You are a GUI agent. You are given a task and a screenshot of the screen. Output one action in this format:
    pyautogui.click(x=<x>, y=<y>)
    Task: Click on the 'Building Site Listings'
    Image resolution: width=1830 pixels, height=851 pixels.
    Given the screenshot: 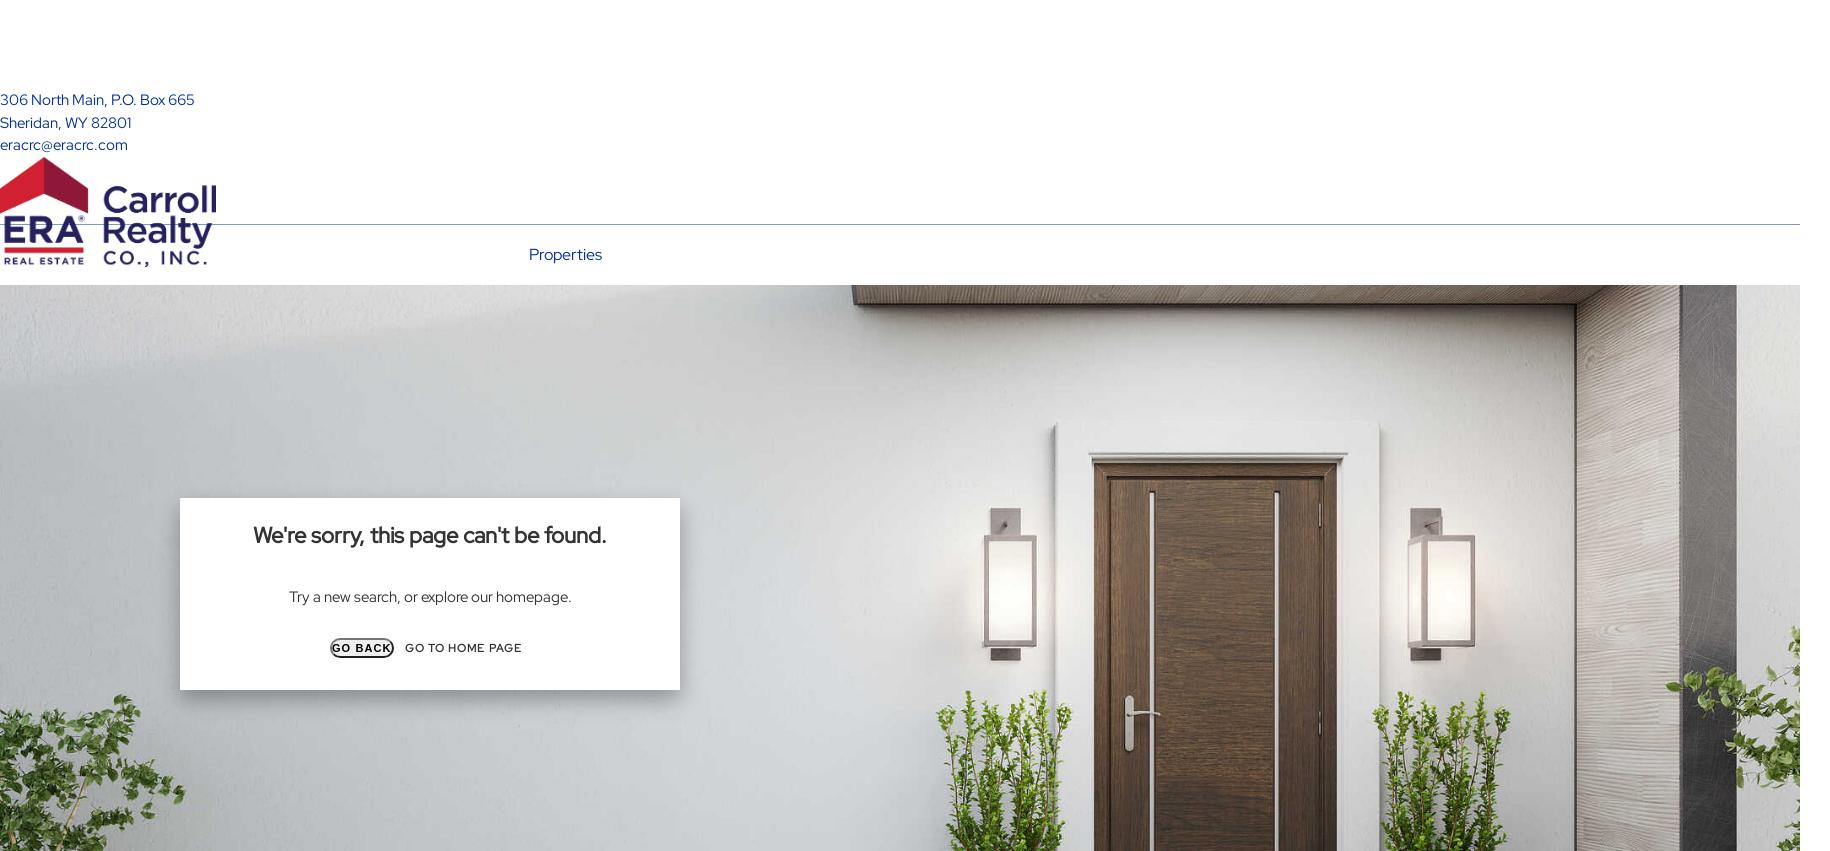 What is the action you would take?
    pyautogui.click(x=561, y=334)
    